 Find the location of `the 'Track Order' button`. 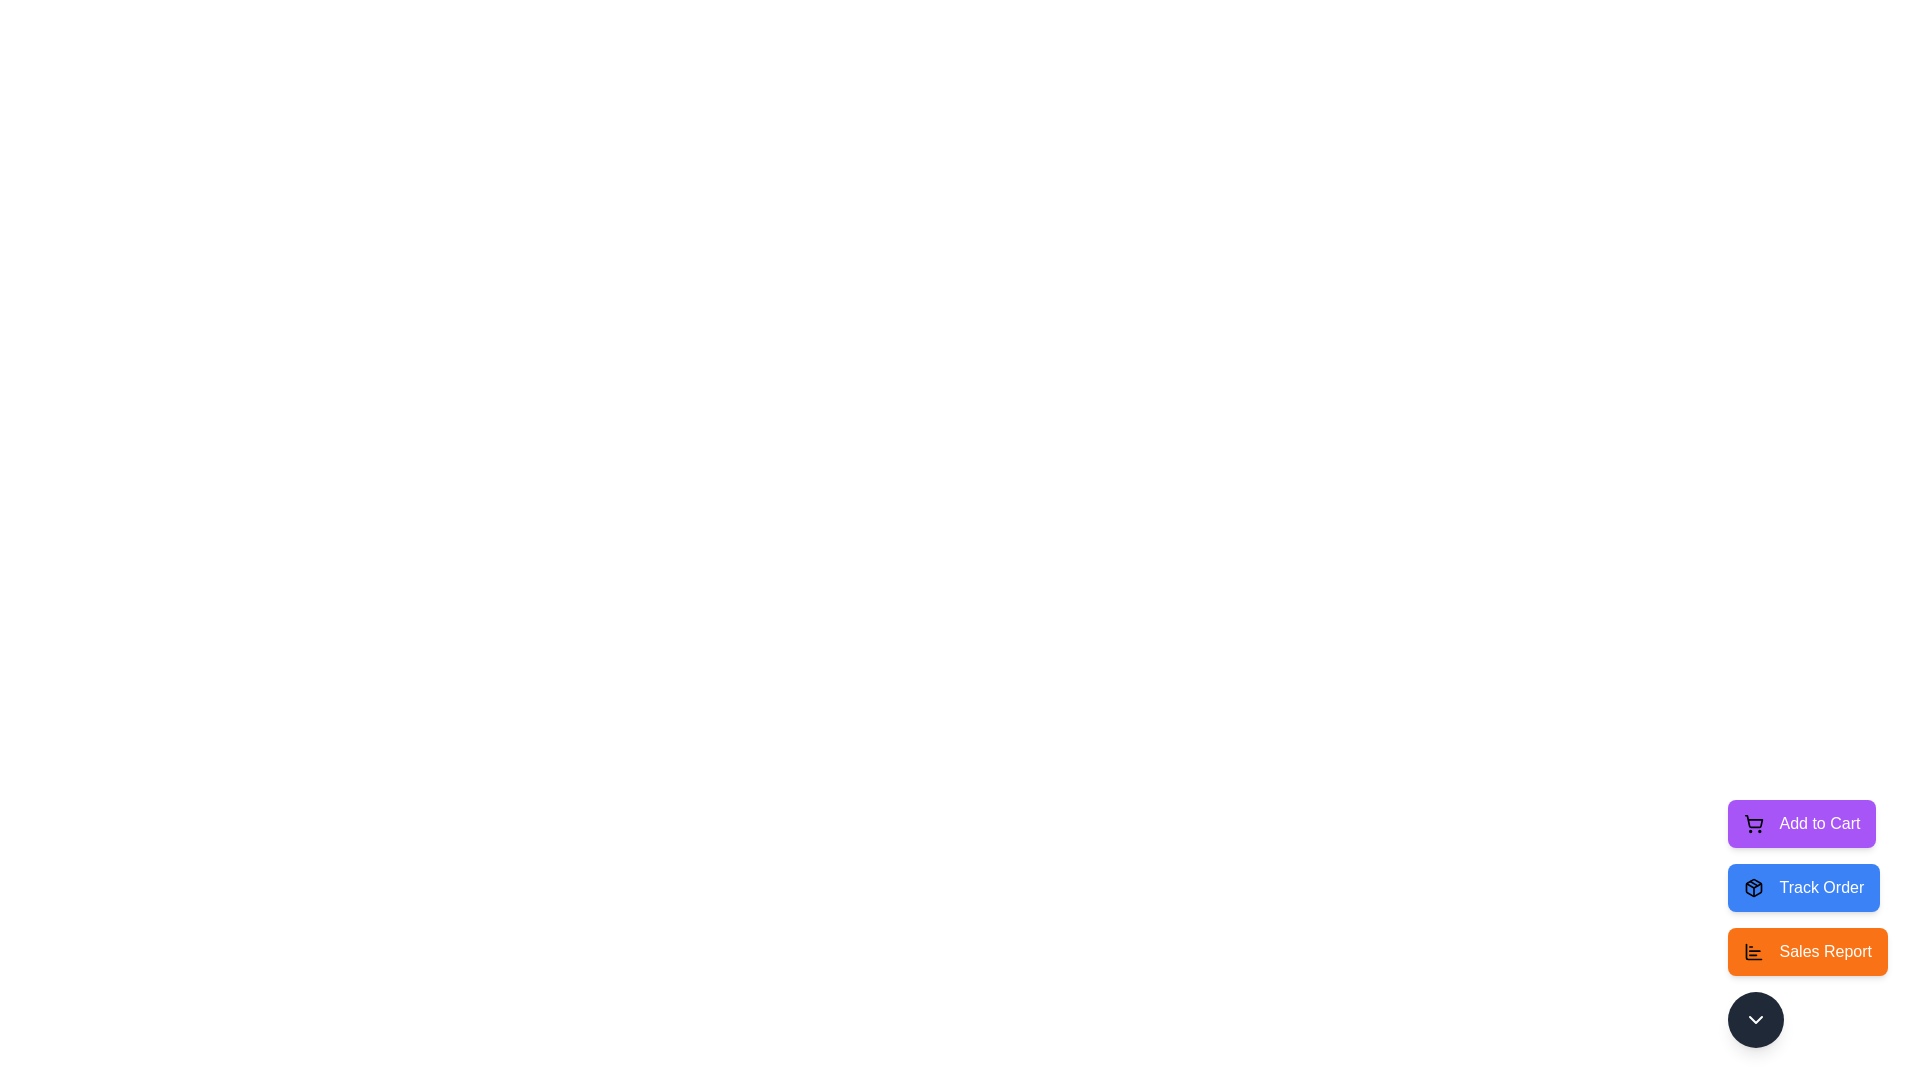

the 'Track Order' button is located at coordinates (1803, 886).